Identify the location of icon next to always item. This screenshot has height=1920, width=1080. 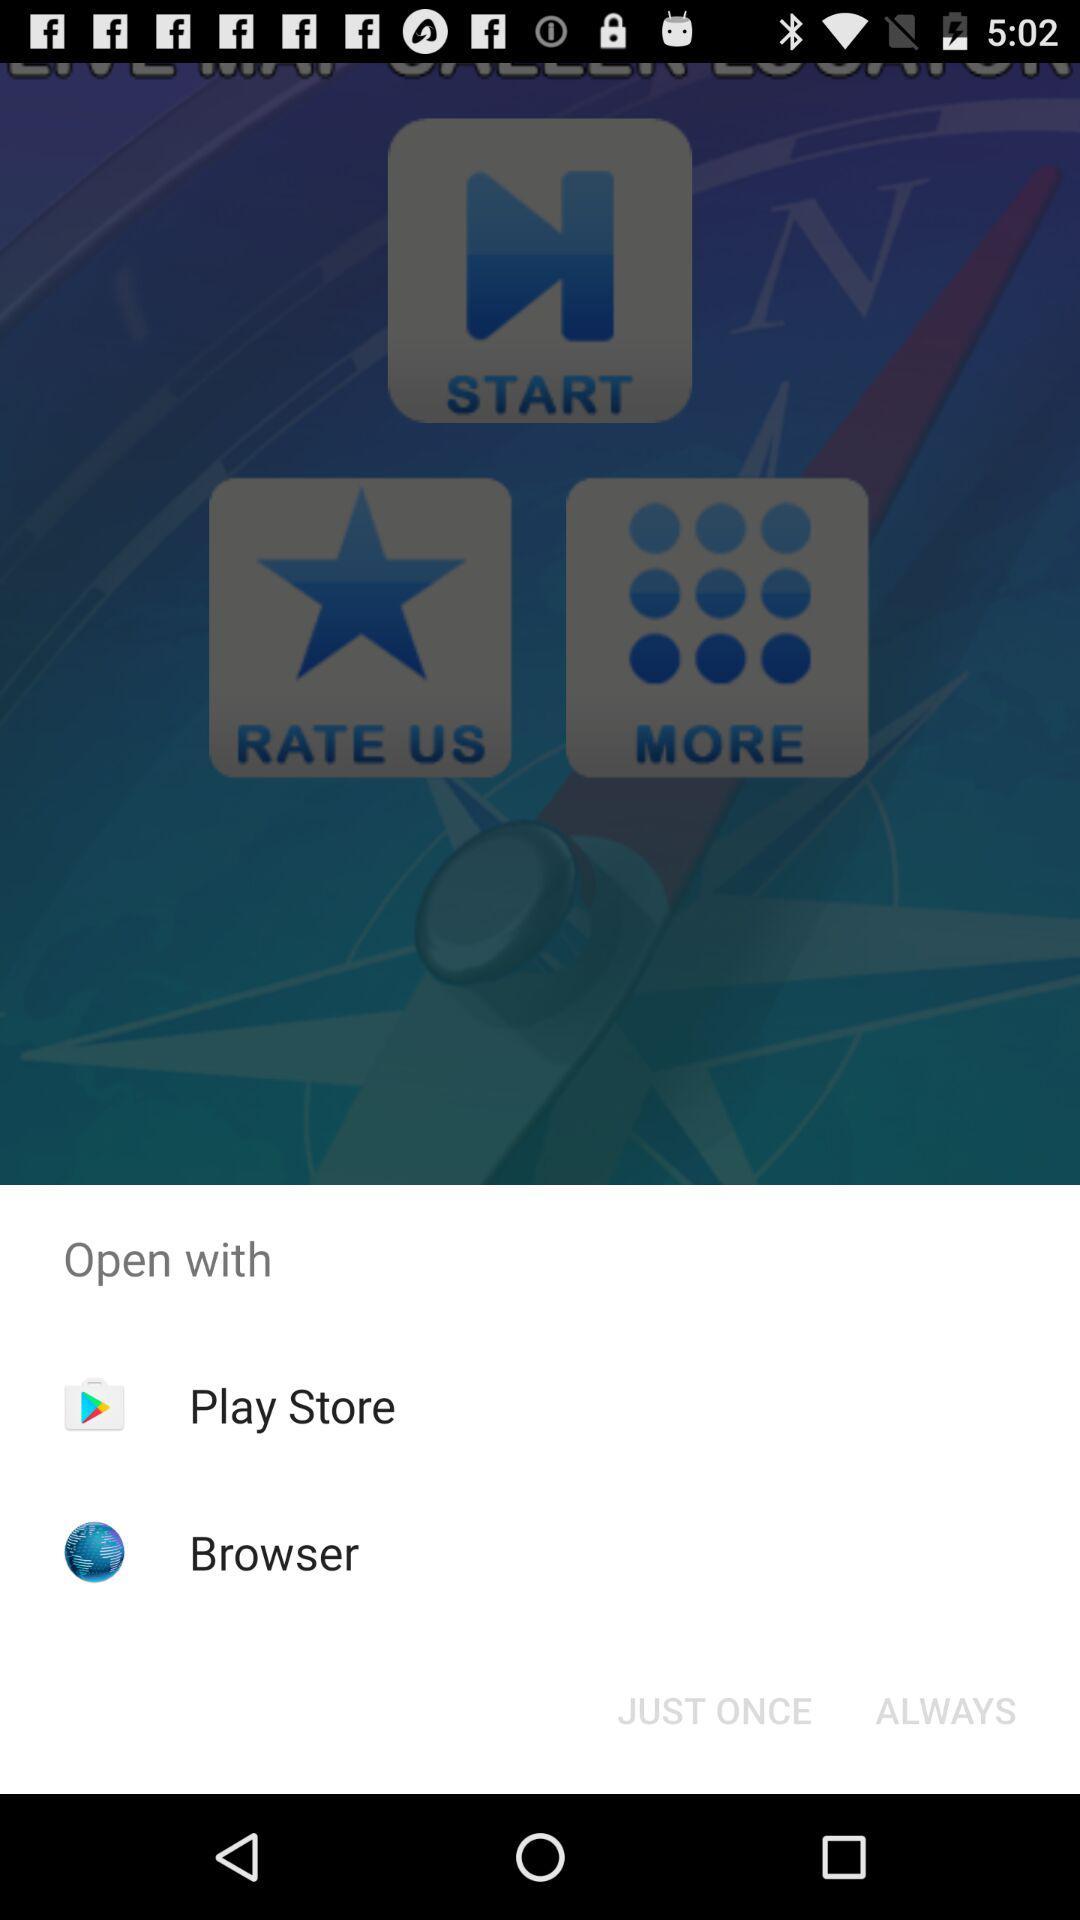
(713, 1708).